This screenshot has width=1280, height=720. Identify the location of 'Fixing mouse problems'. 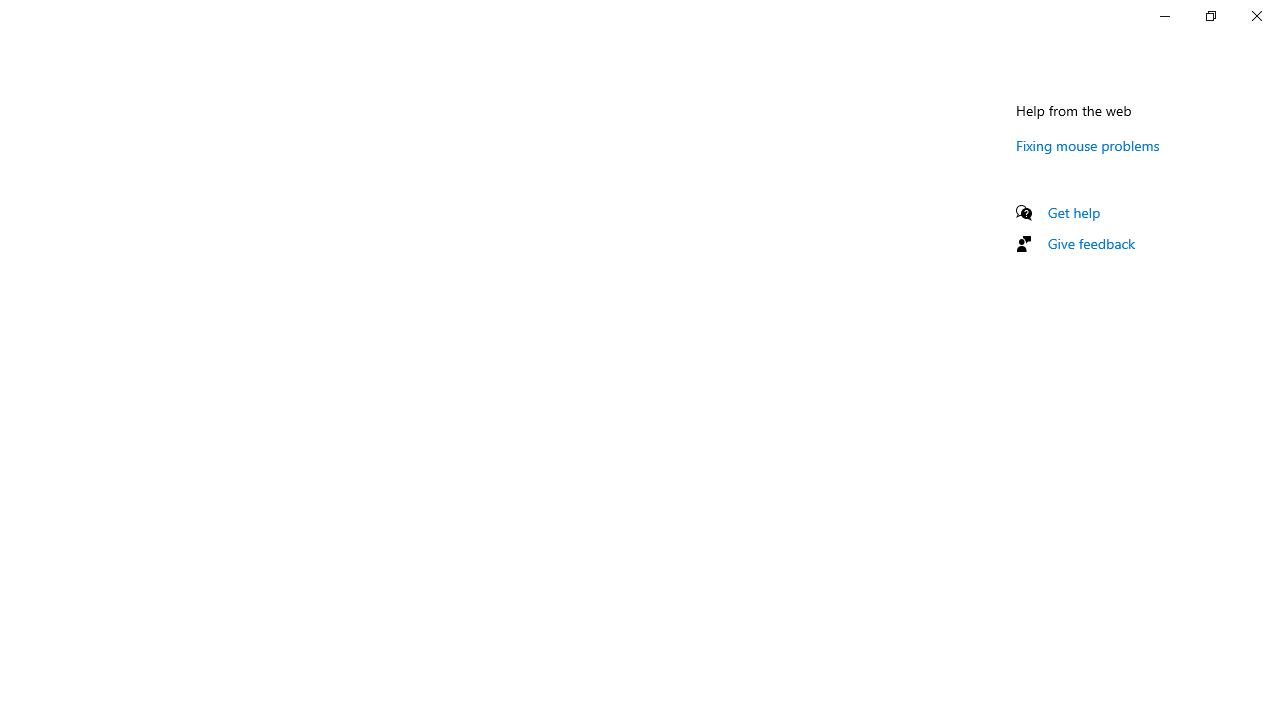
(1087, 144).